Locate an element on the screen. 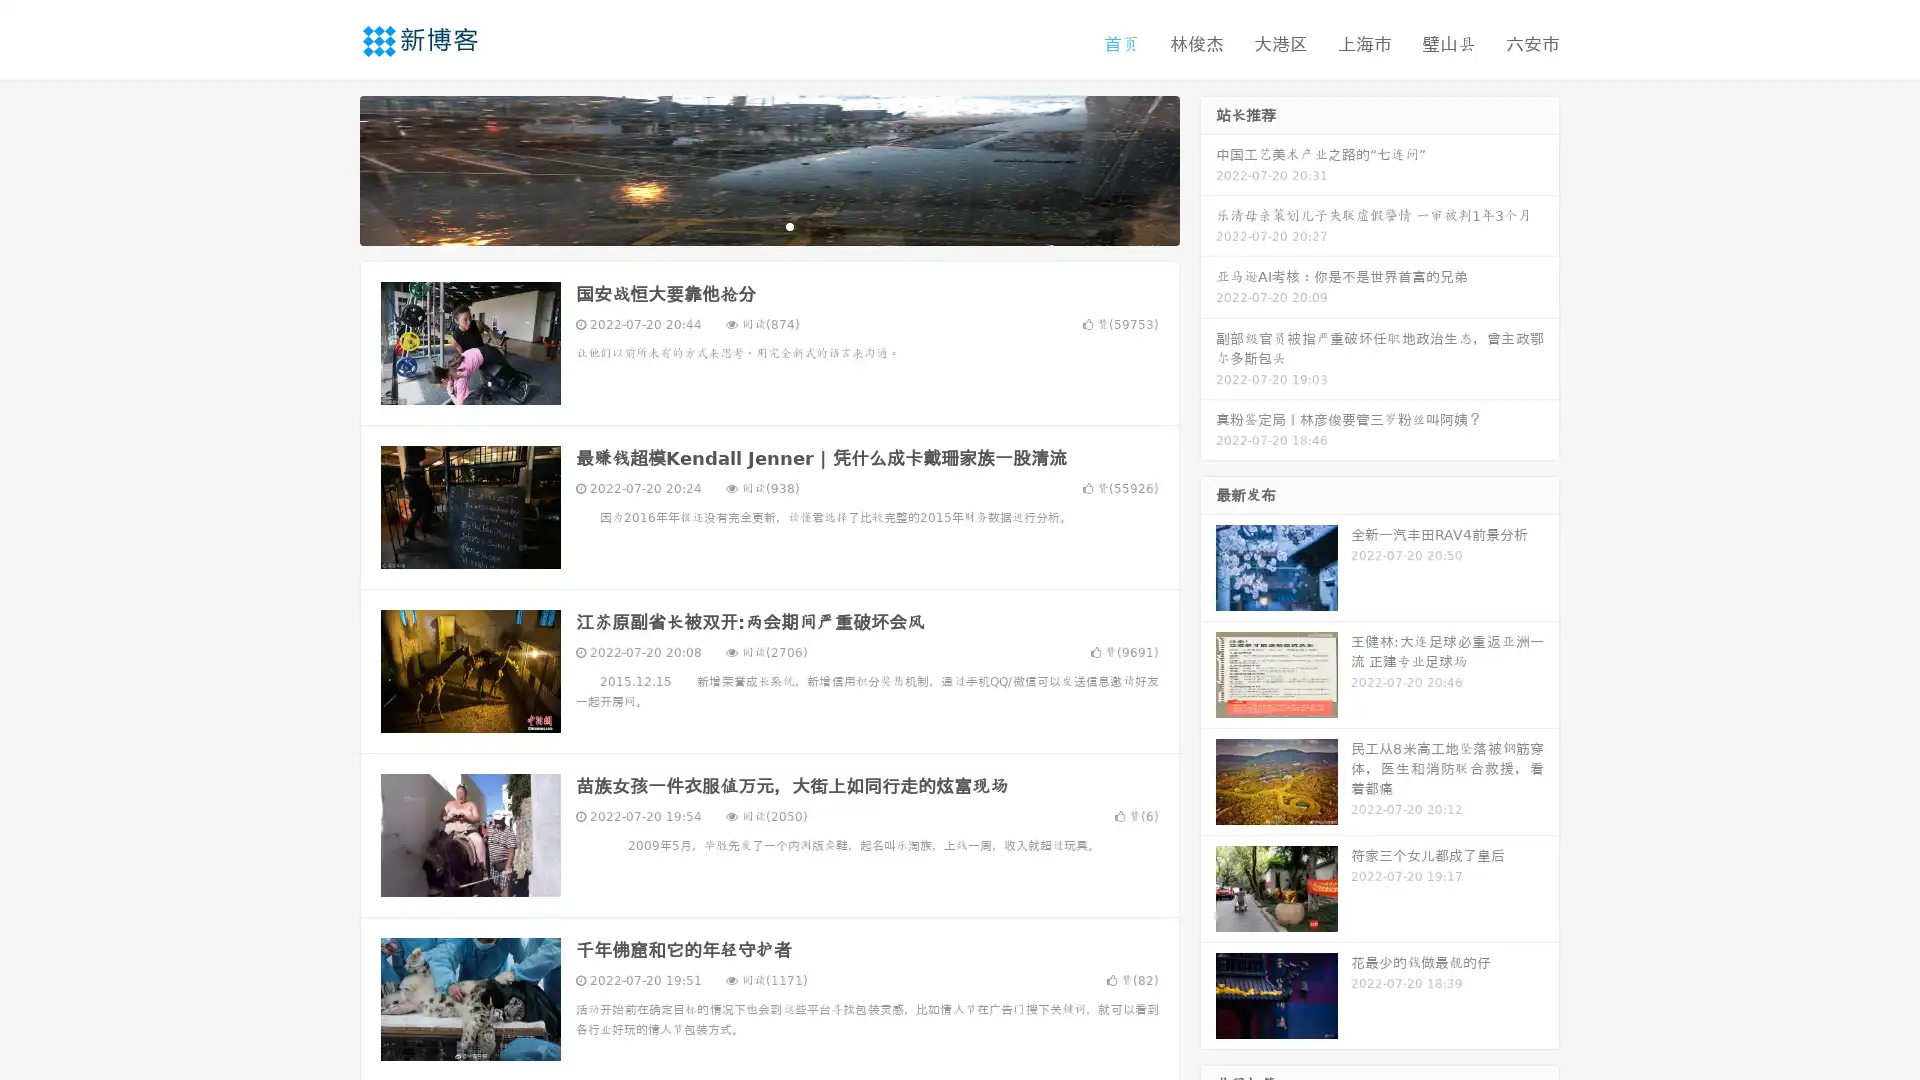  Go to slide 1 is located at coordinates (748, 225).